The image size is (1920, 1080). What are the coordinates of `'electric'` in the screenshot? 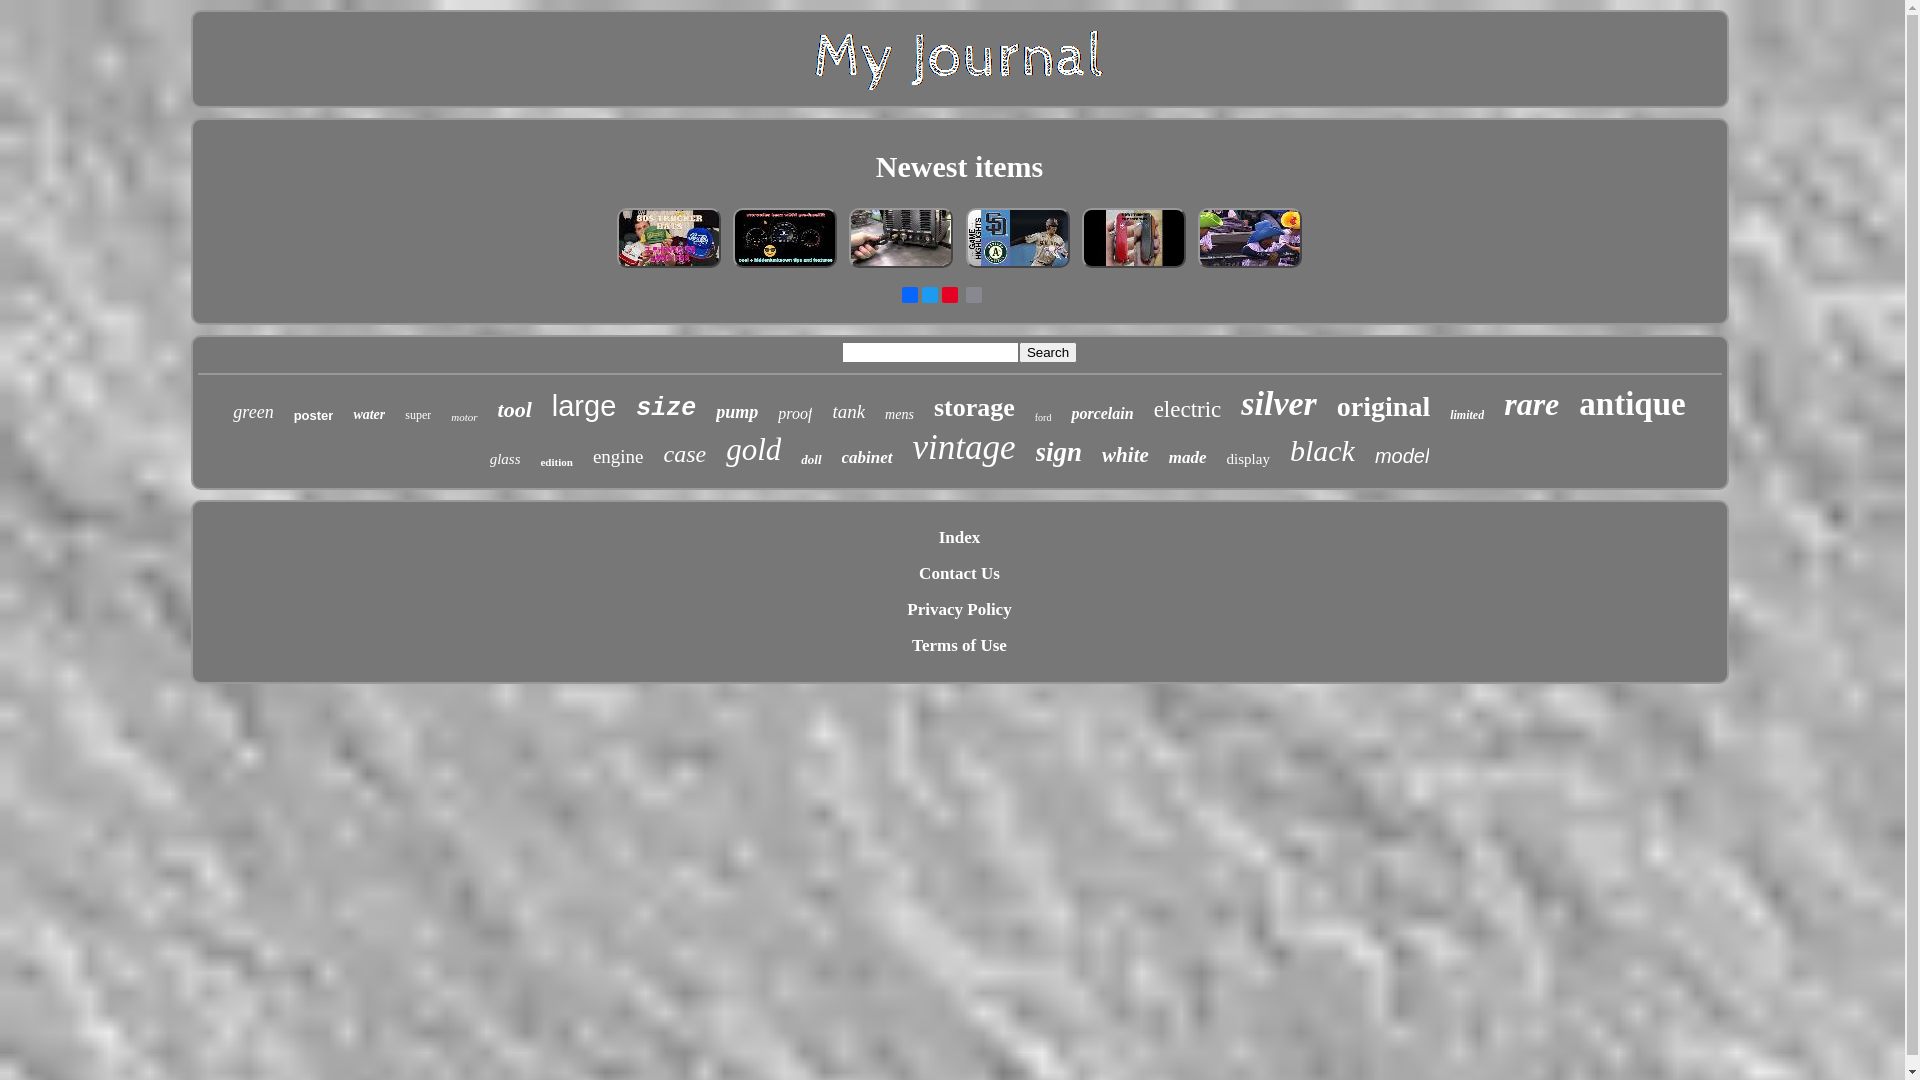 It's located at (1188, 408).